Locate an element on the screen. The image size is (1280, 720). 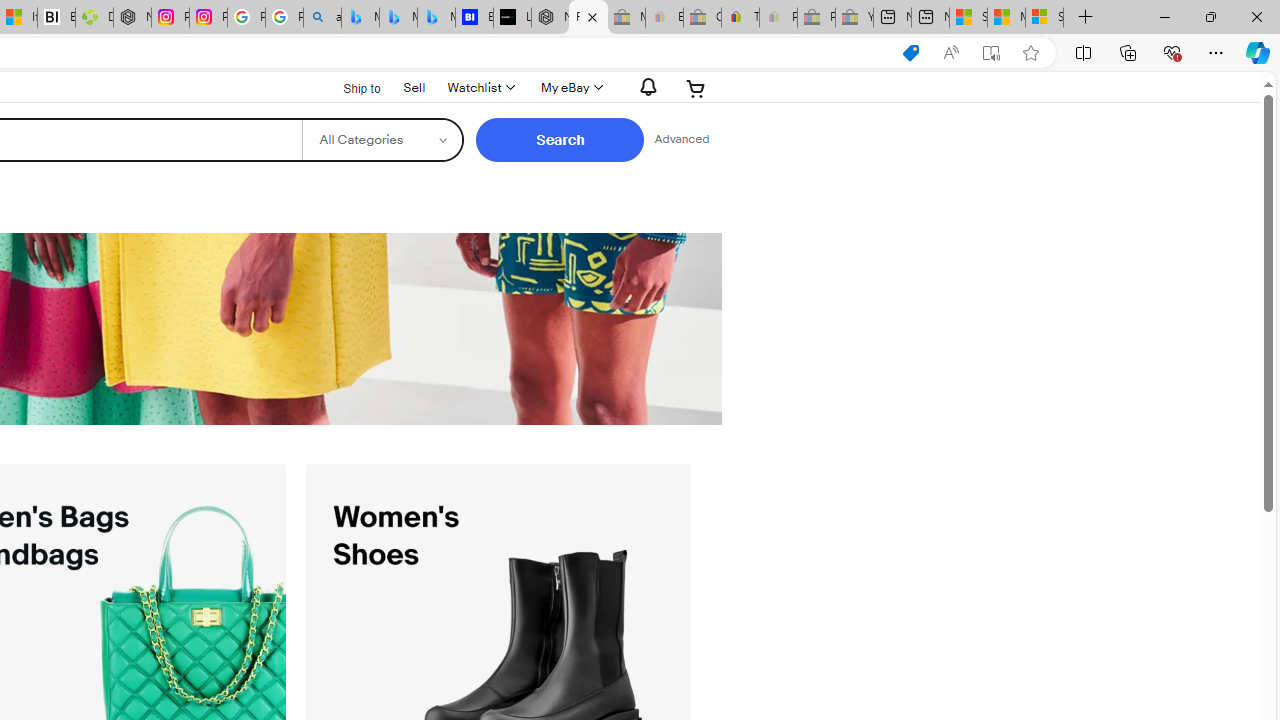
'Advanced Search' is located at coordinates (681, 139).